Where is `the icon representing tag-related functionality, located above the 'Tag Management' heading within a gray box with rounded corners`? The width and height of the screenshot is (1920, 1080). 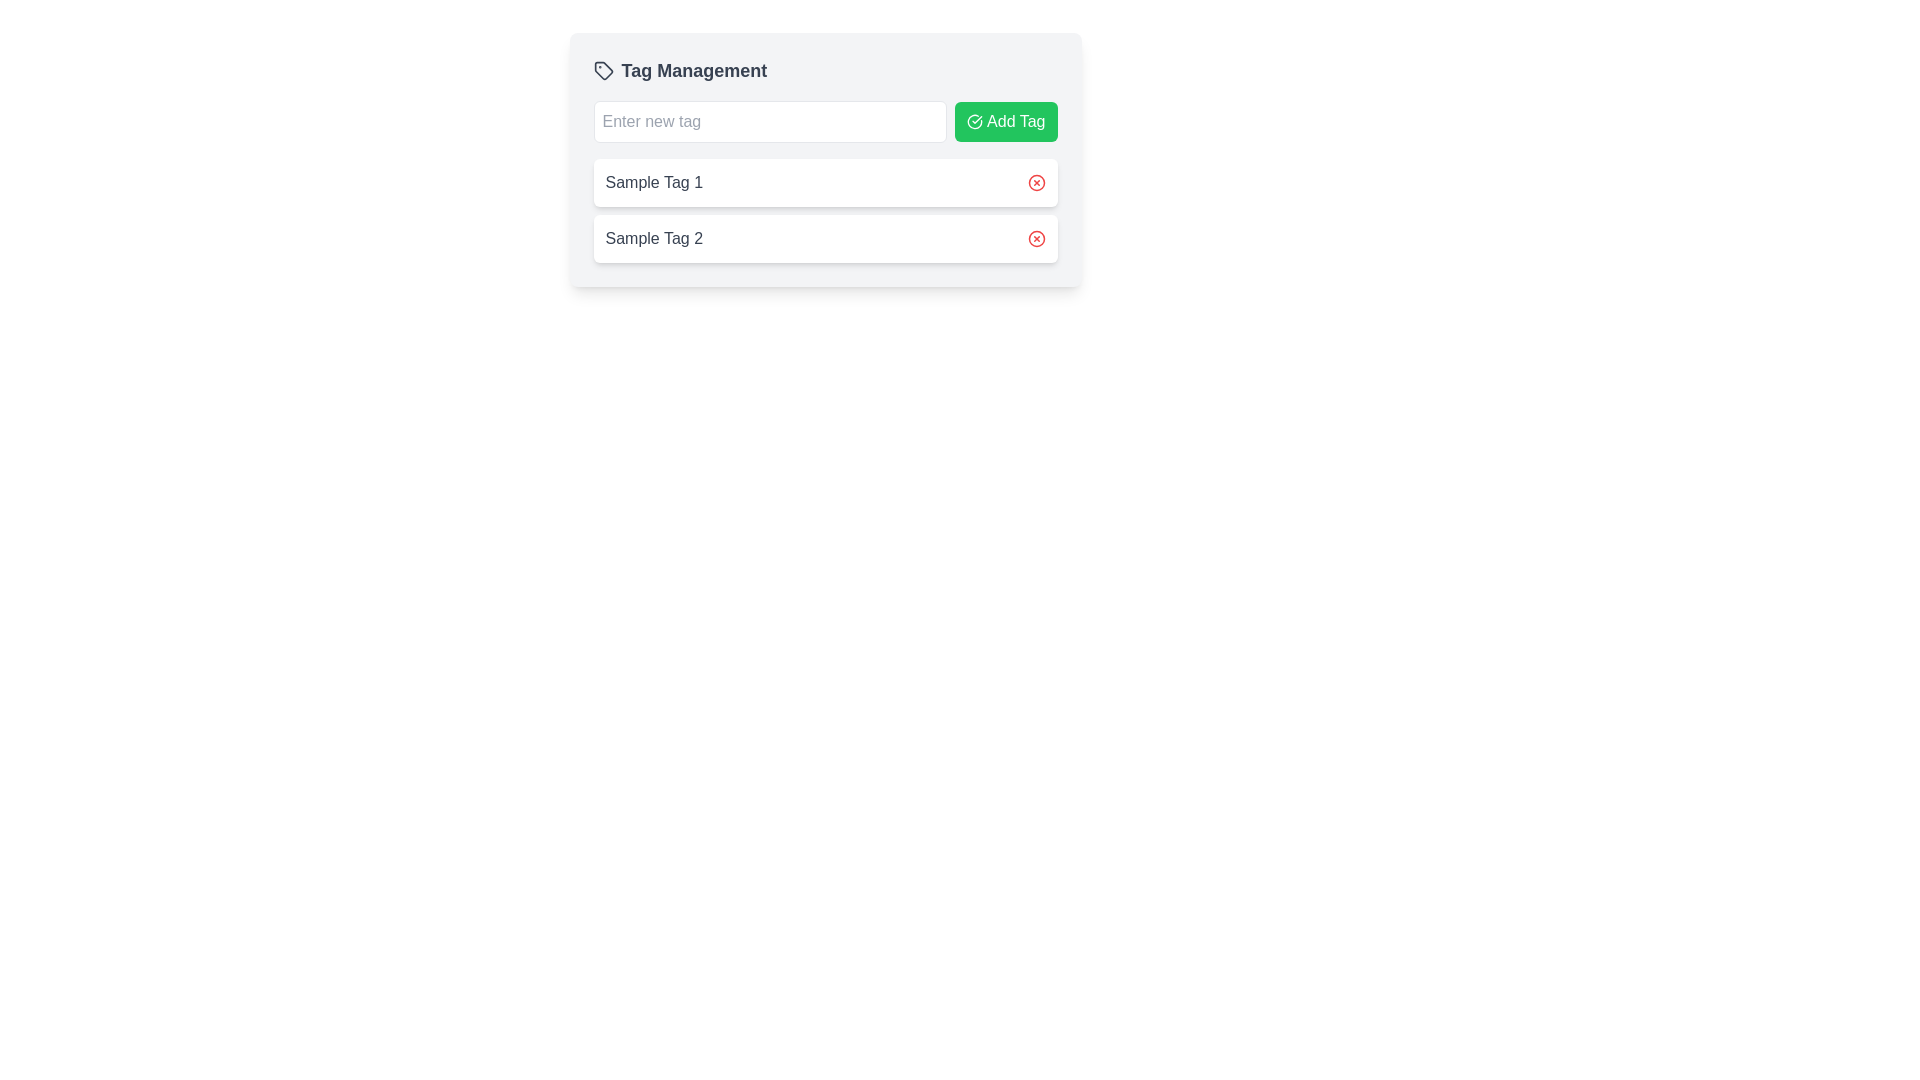 the icon representing tag-related functionality, located above the 'Tag Management' heading within a gray box with rounded corners is located at coordinates (602, 69).